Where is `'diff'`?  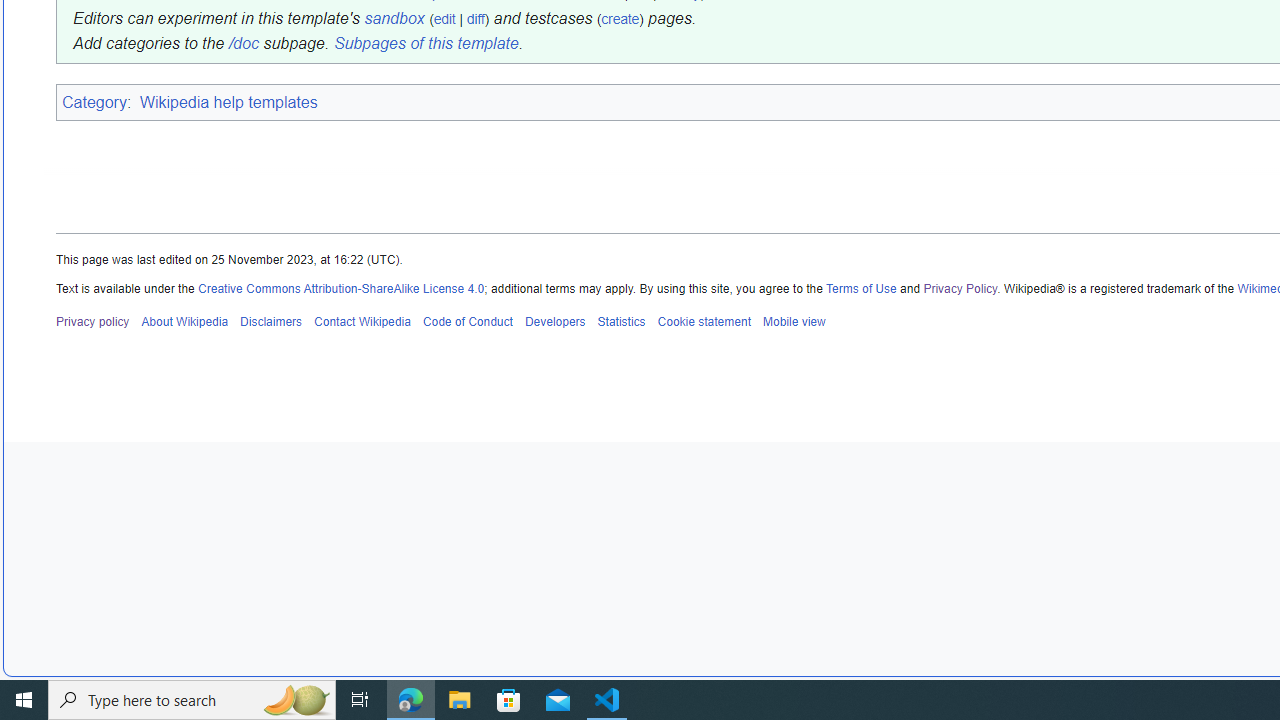
'diff' is located at coordinates (474, 19).